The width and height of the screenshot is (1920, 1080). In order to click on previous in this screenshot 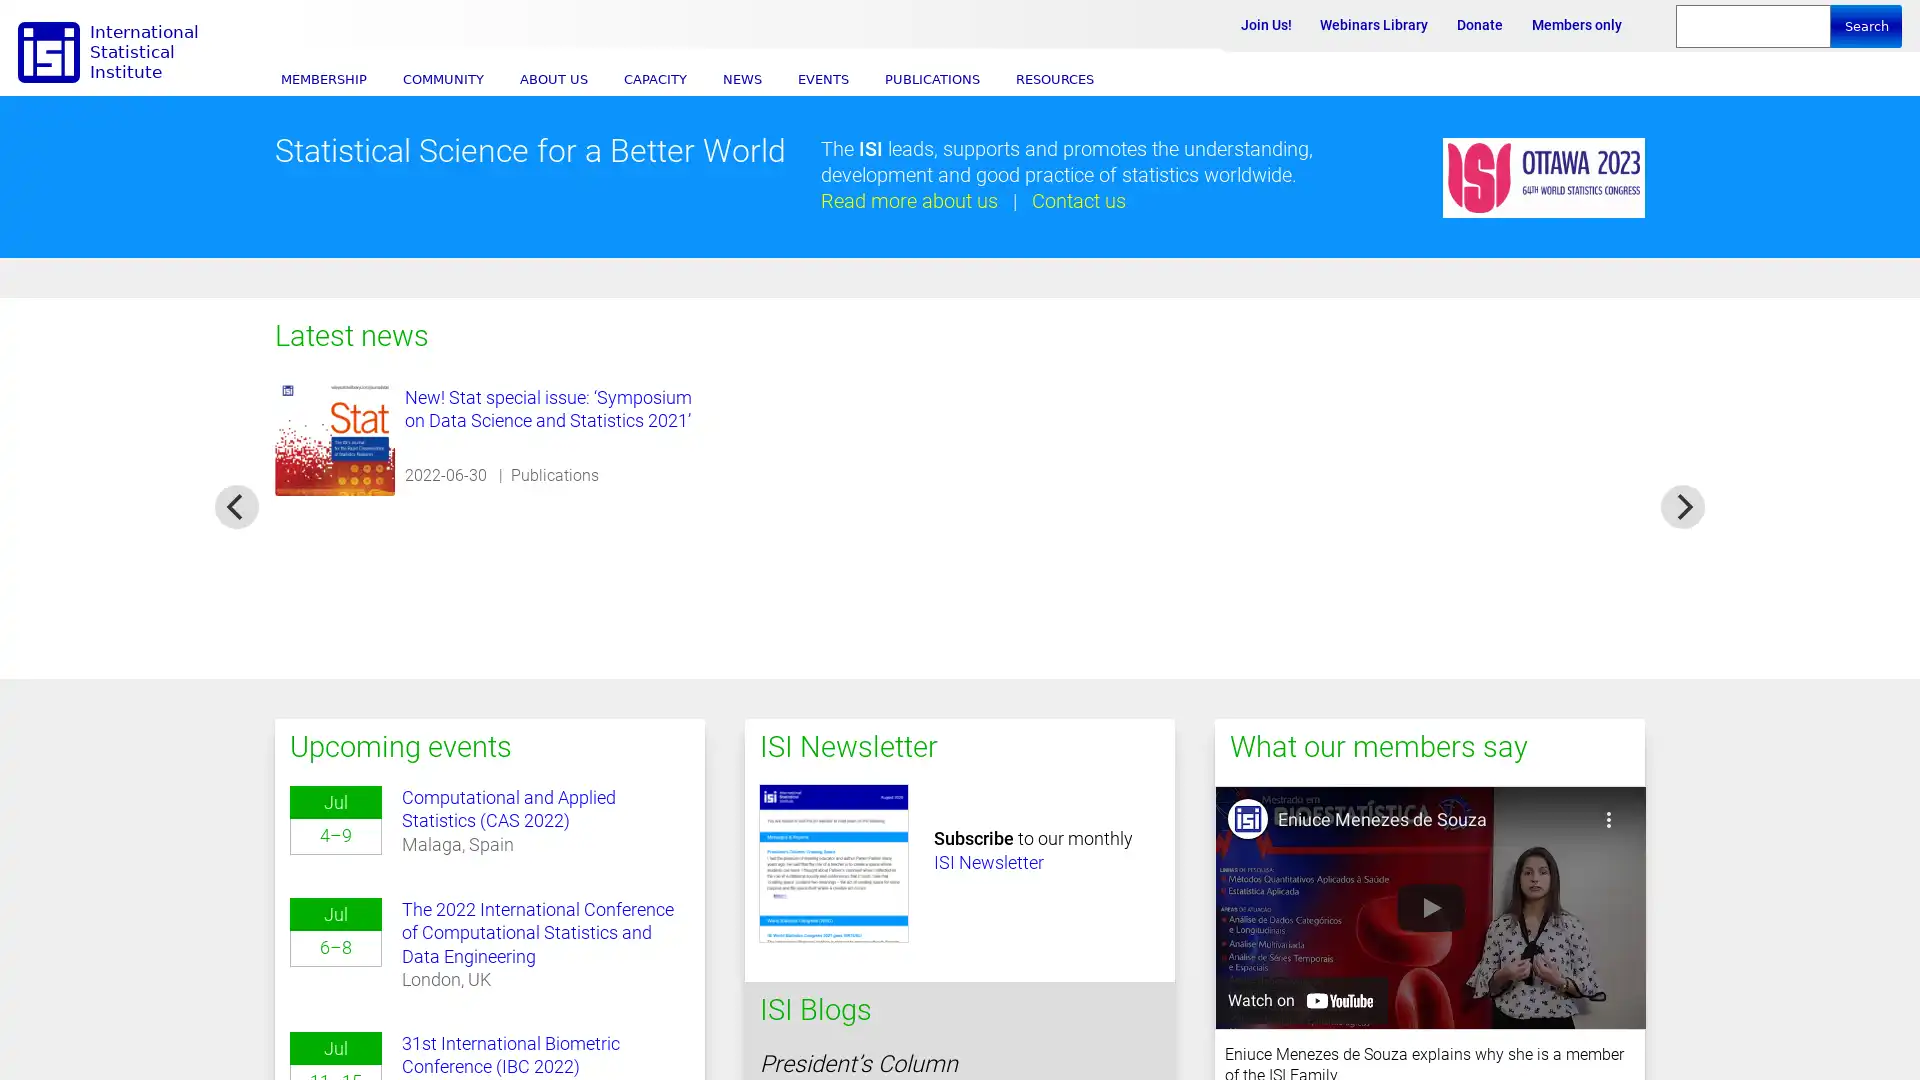, I will do `click(236, 434)`.